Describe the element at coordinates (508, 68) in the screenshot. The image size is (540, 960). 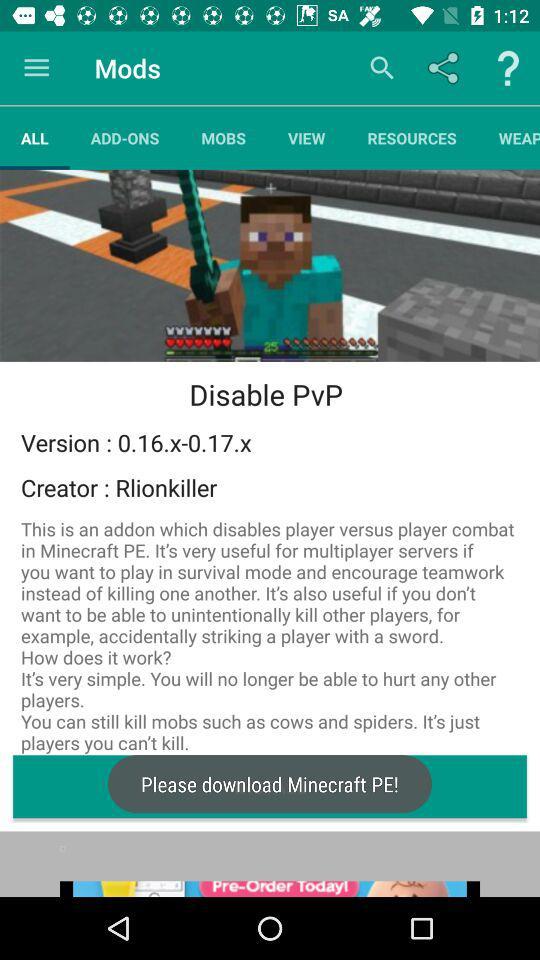
I see `open help menu` at that location.